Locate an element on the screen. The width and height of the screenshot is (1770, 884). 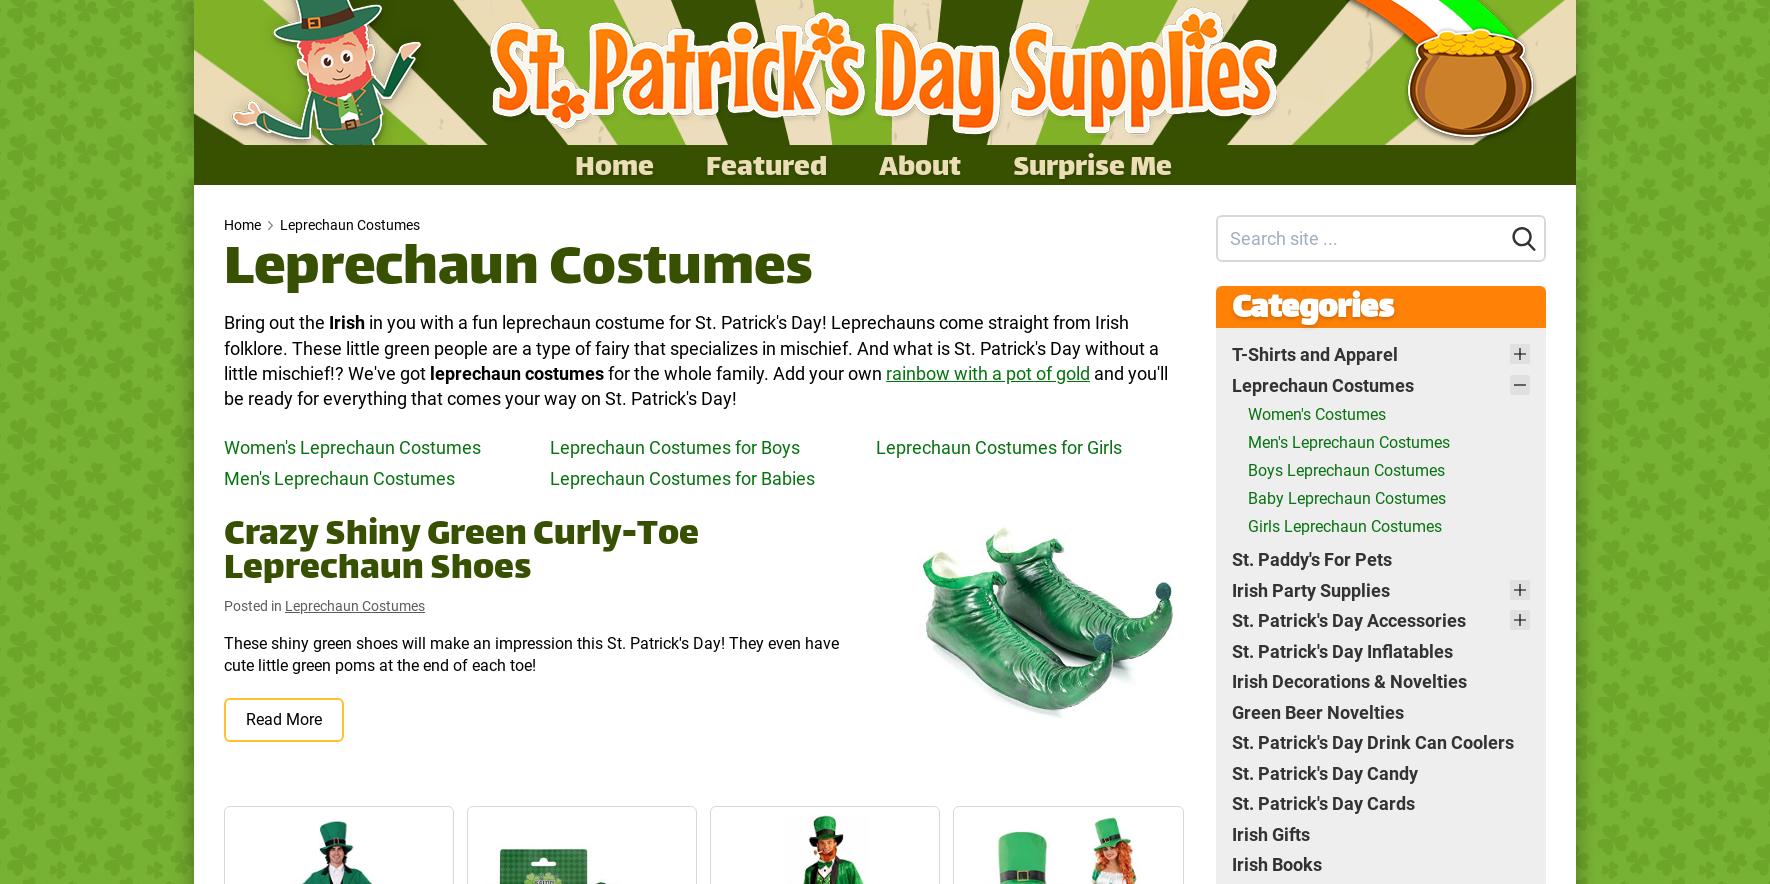
'Irish Decorations & Novelties' is located at coordinates (1348, 681).